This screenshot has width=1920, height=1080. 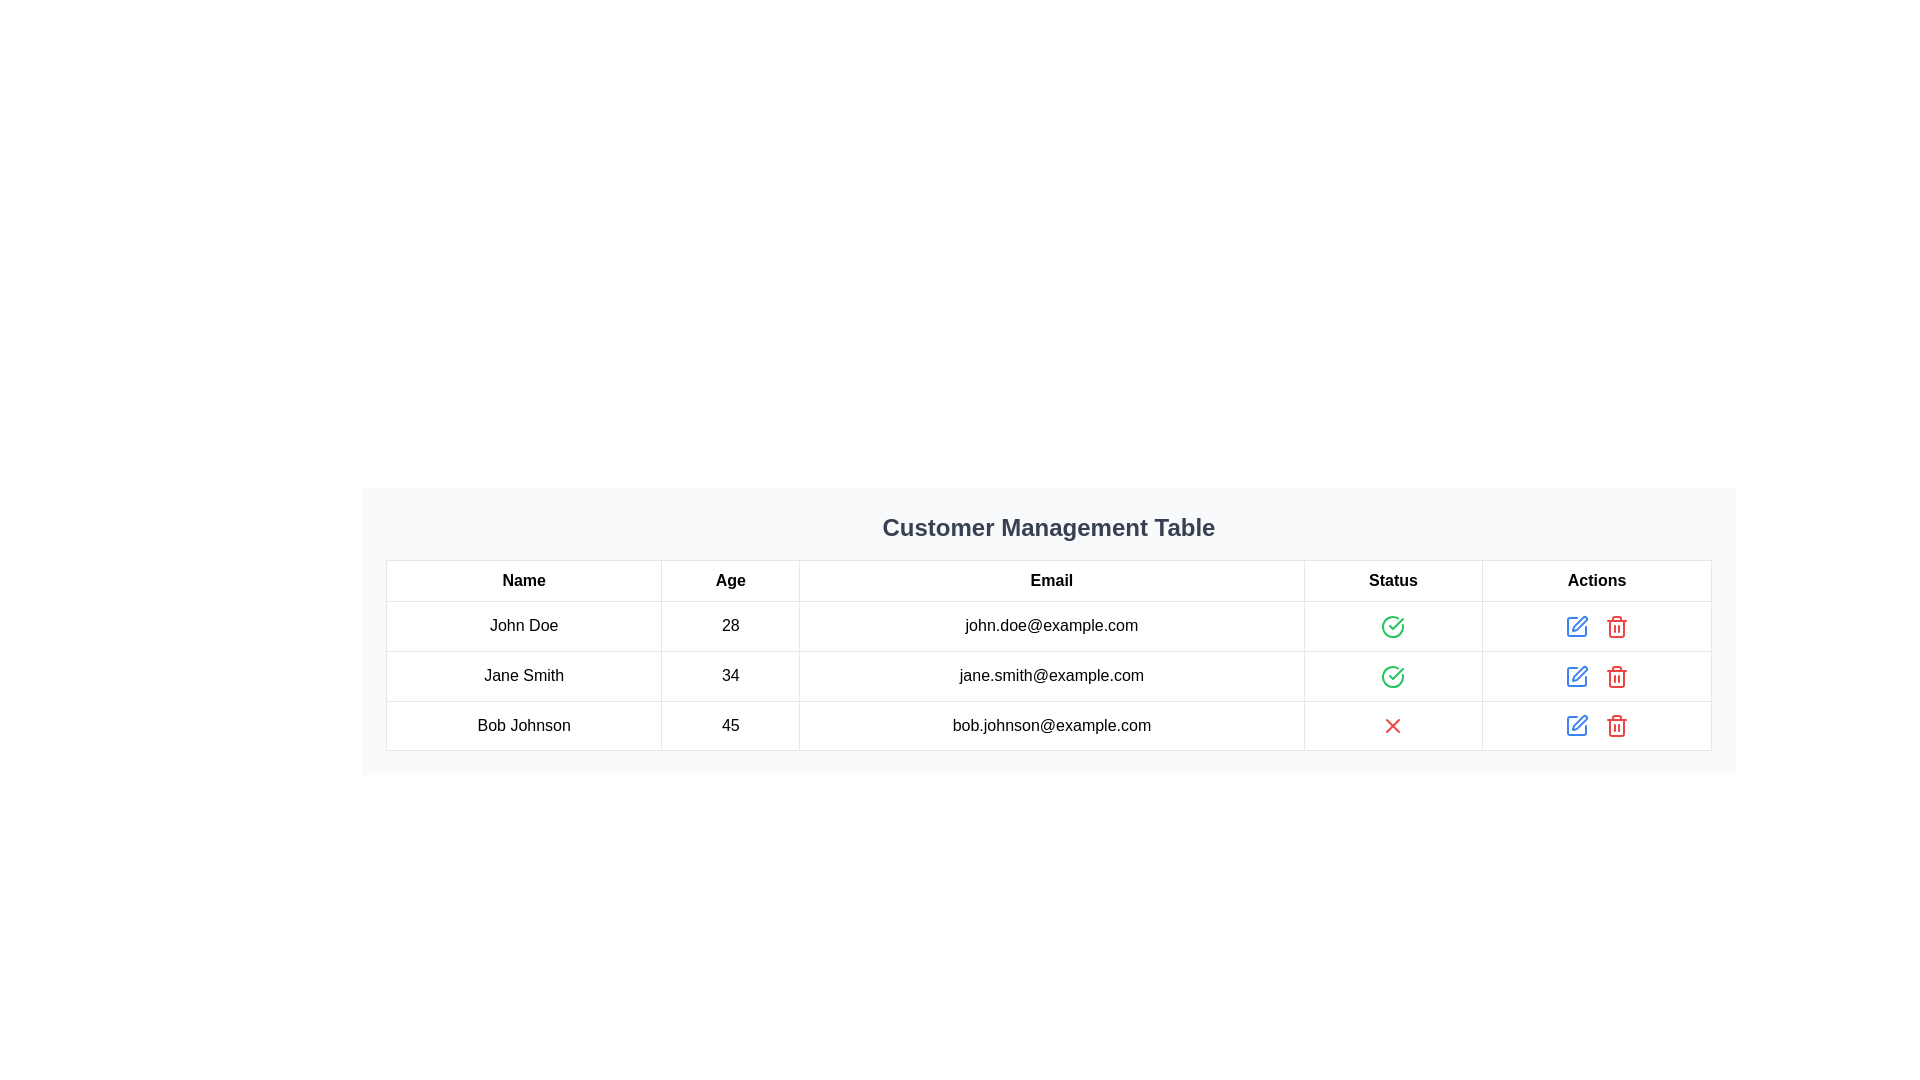 I want to click on the Table Header Cell that signifies the email addresses column, which is the third header in the table, located between 'Age' and 'Status', so click(x=1050, y=581).